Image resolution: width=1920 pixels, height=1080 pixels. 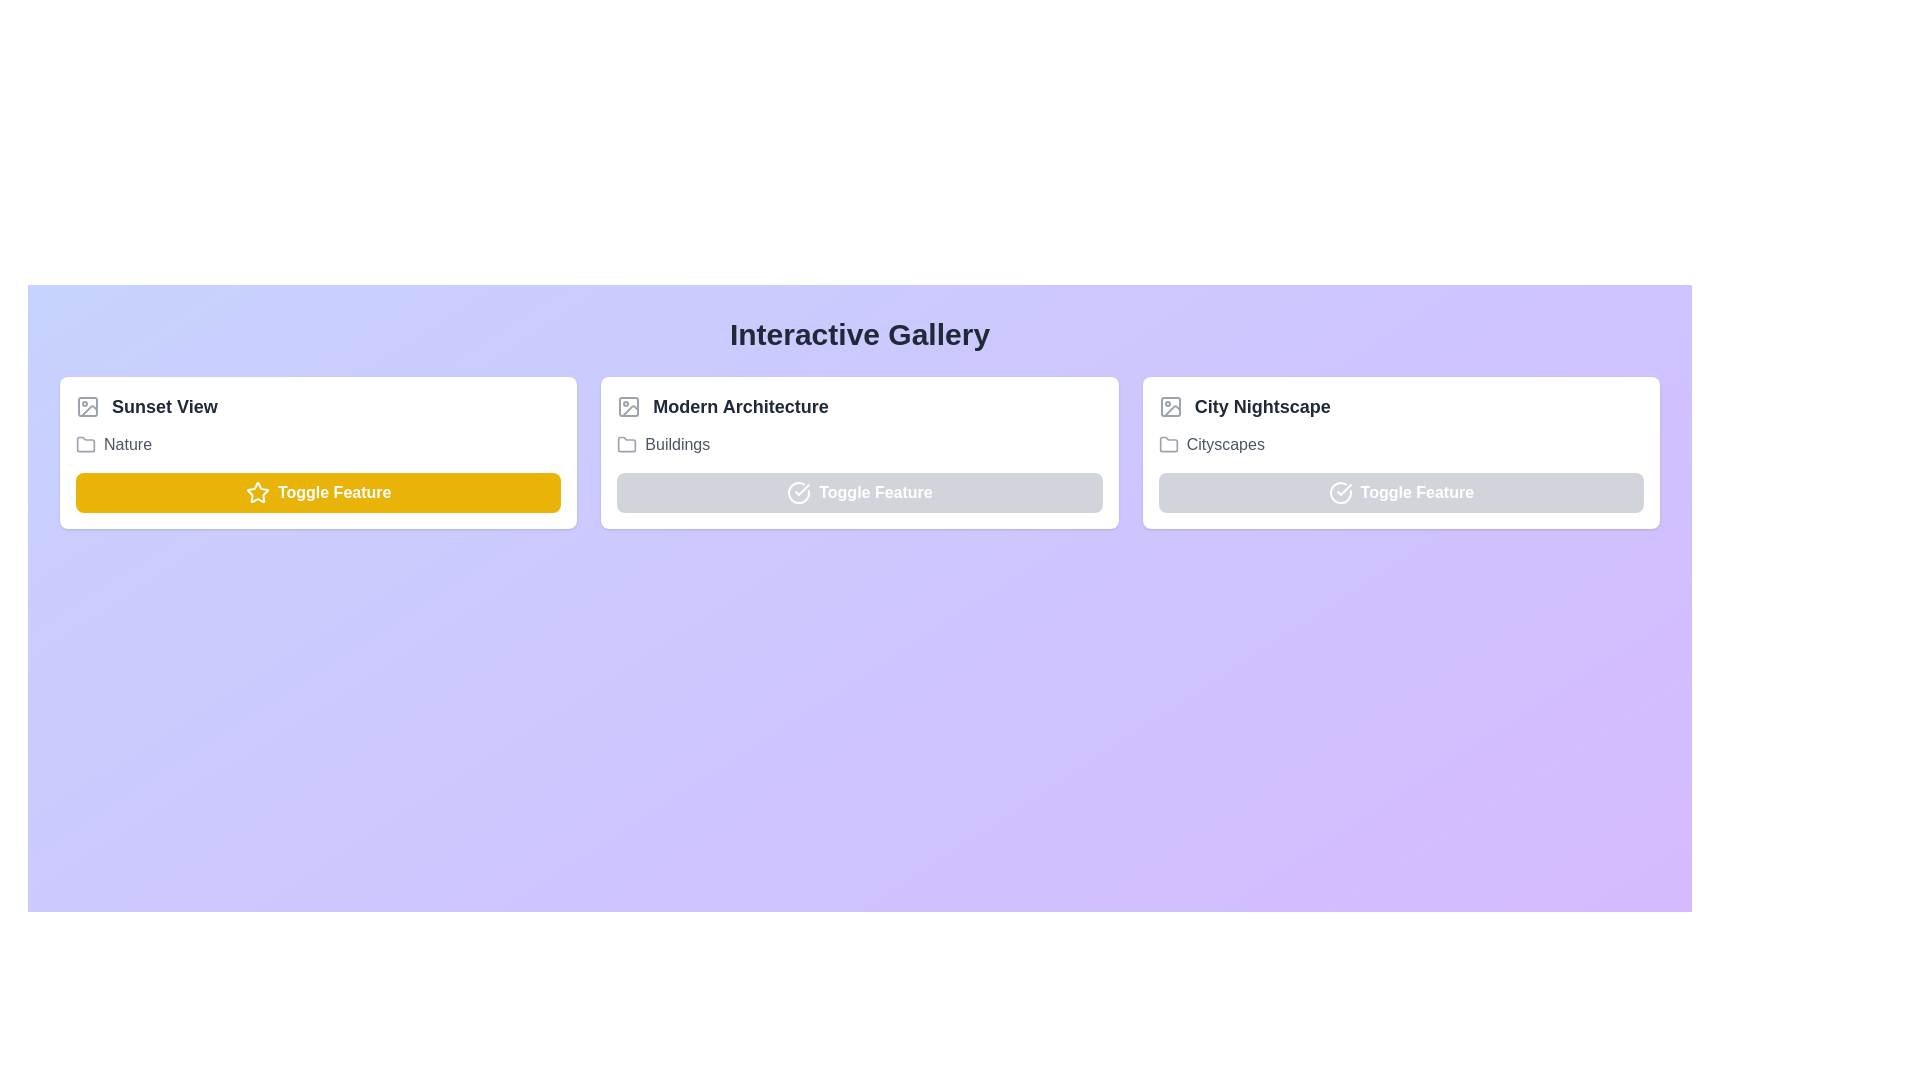 I want to click on the 'Cityscapes' label, which is styled in gray and features a folder icon to its left, located in the 'City Nightscape' section between the main title and the 'Toggle Feature' button, so click(x=1400, y=443).